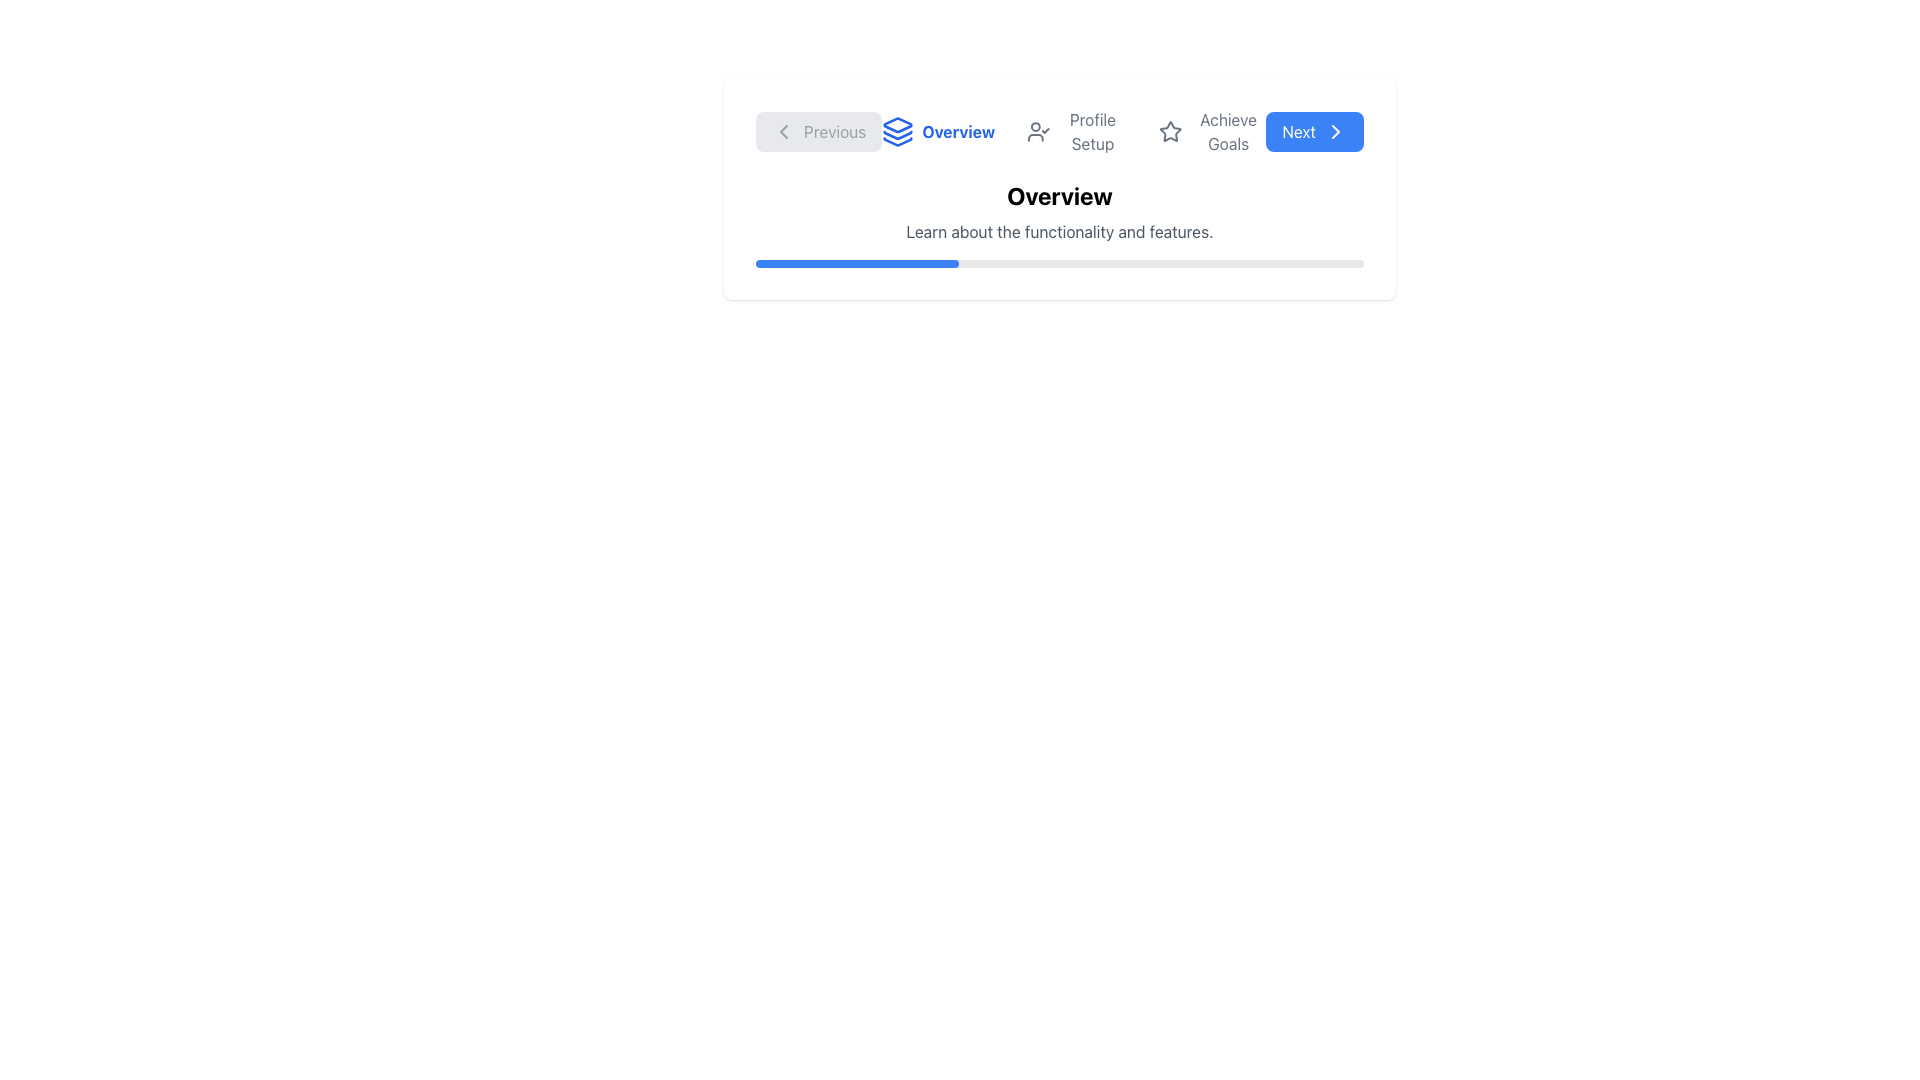 This screenshot has width=1920, height=1080. Describe the element at coordinates (1211, 131) in the screenshot. I see `the third navigation tab in the horizontal navigation bar` at that location.